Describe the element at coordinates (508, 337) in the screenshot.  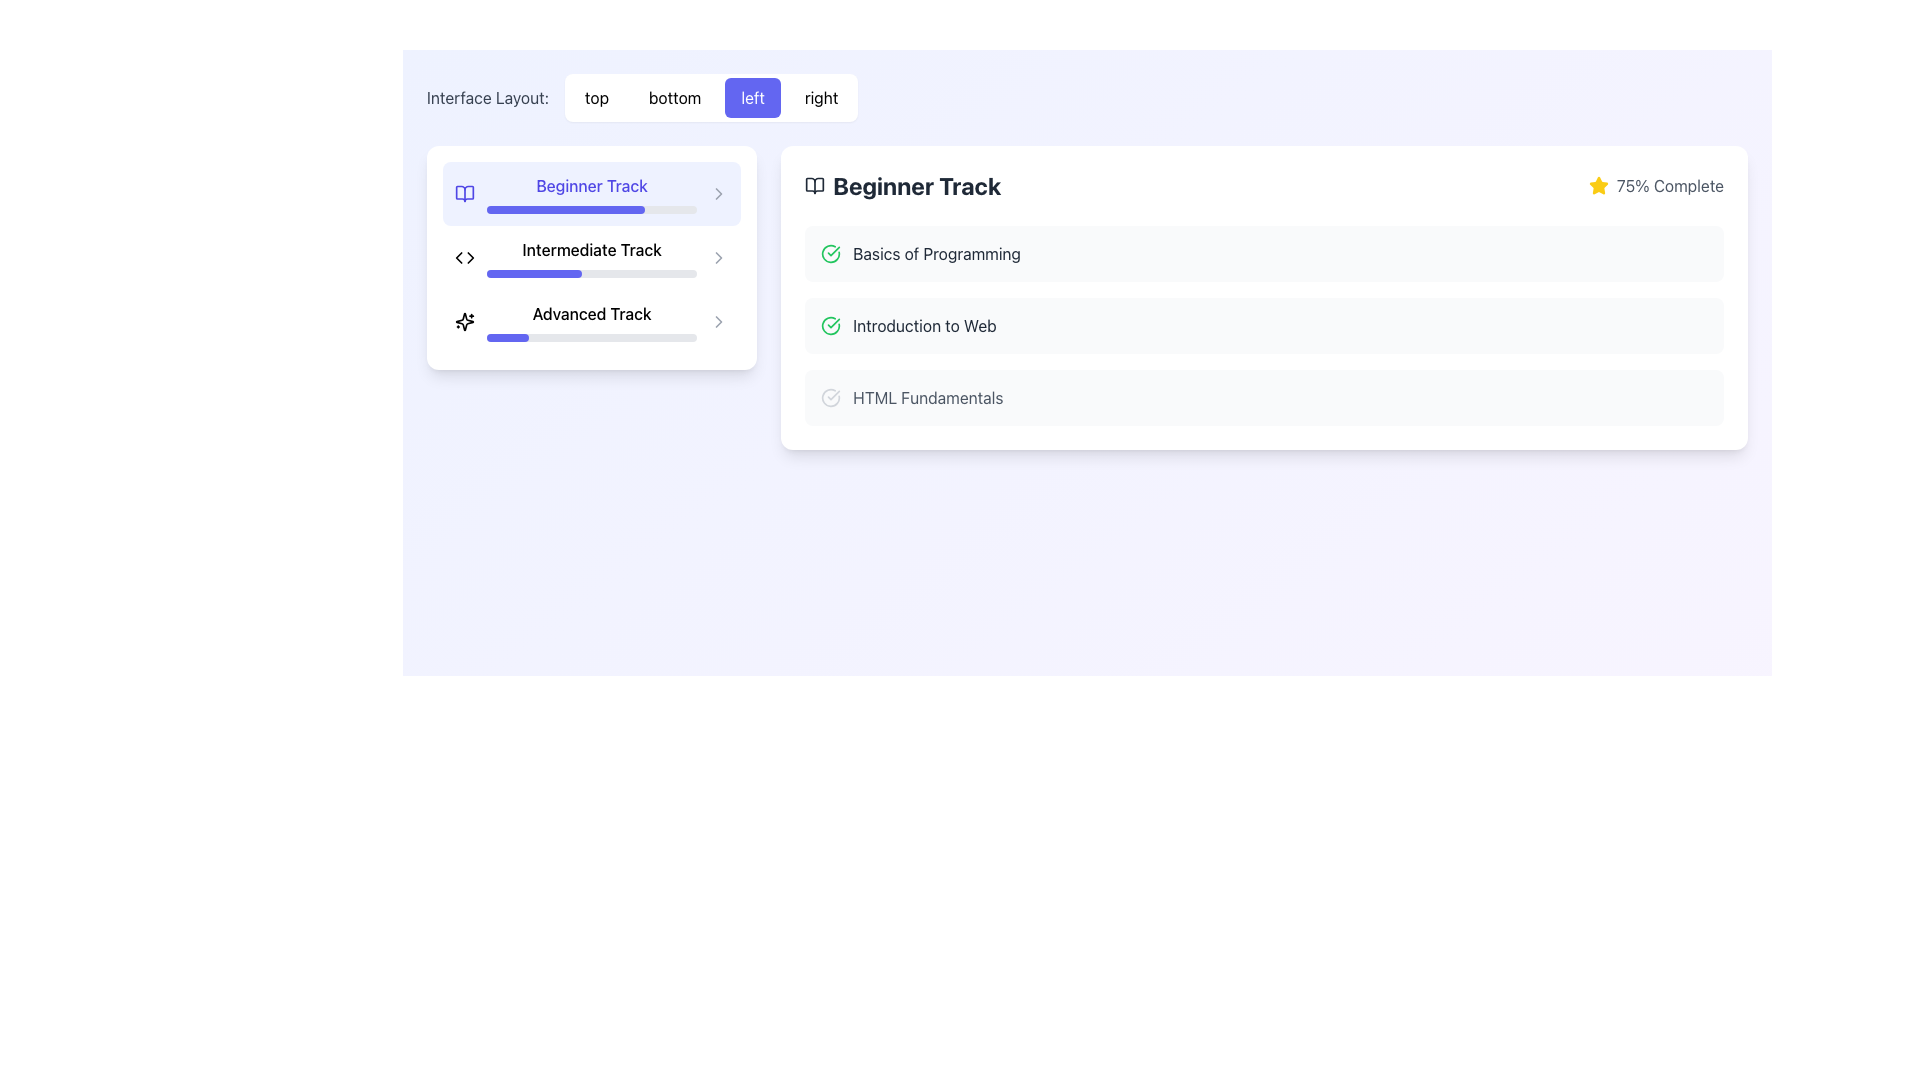
I see `the indigo-colored progress indicator bar, which is 2px high and located under the 'Advanced Track' text in the left panel` at that location.